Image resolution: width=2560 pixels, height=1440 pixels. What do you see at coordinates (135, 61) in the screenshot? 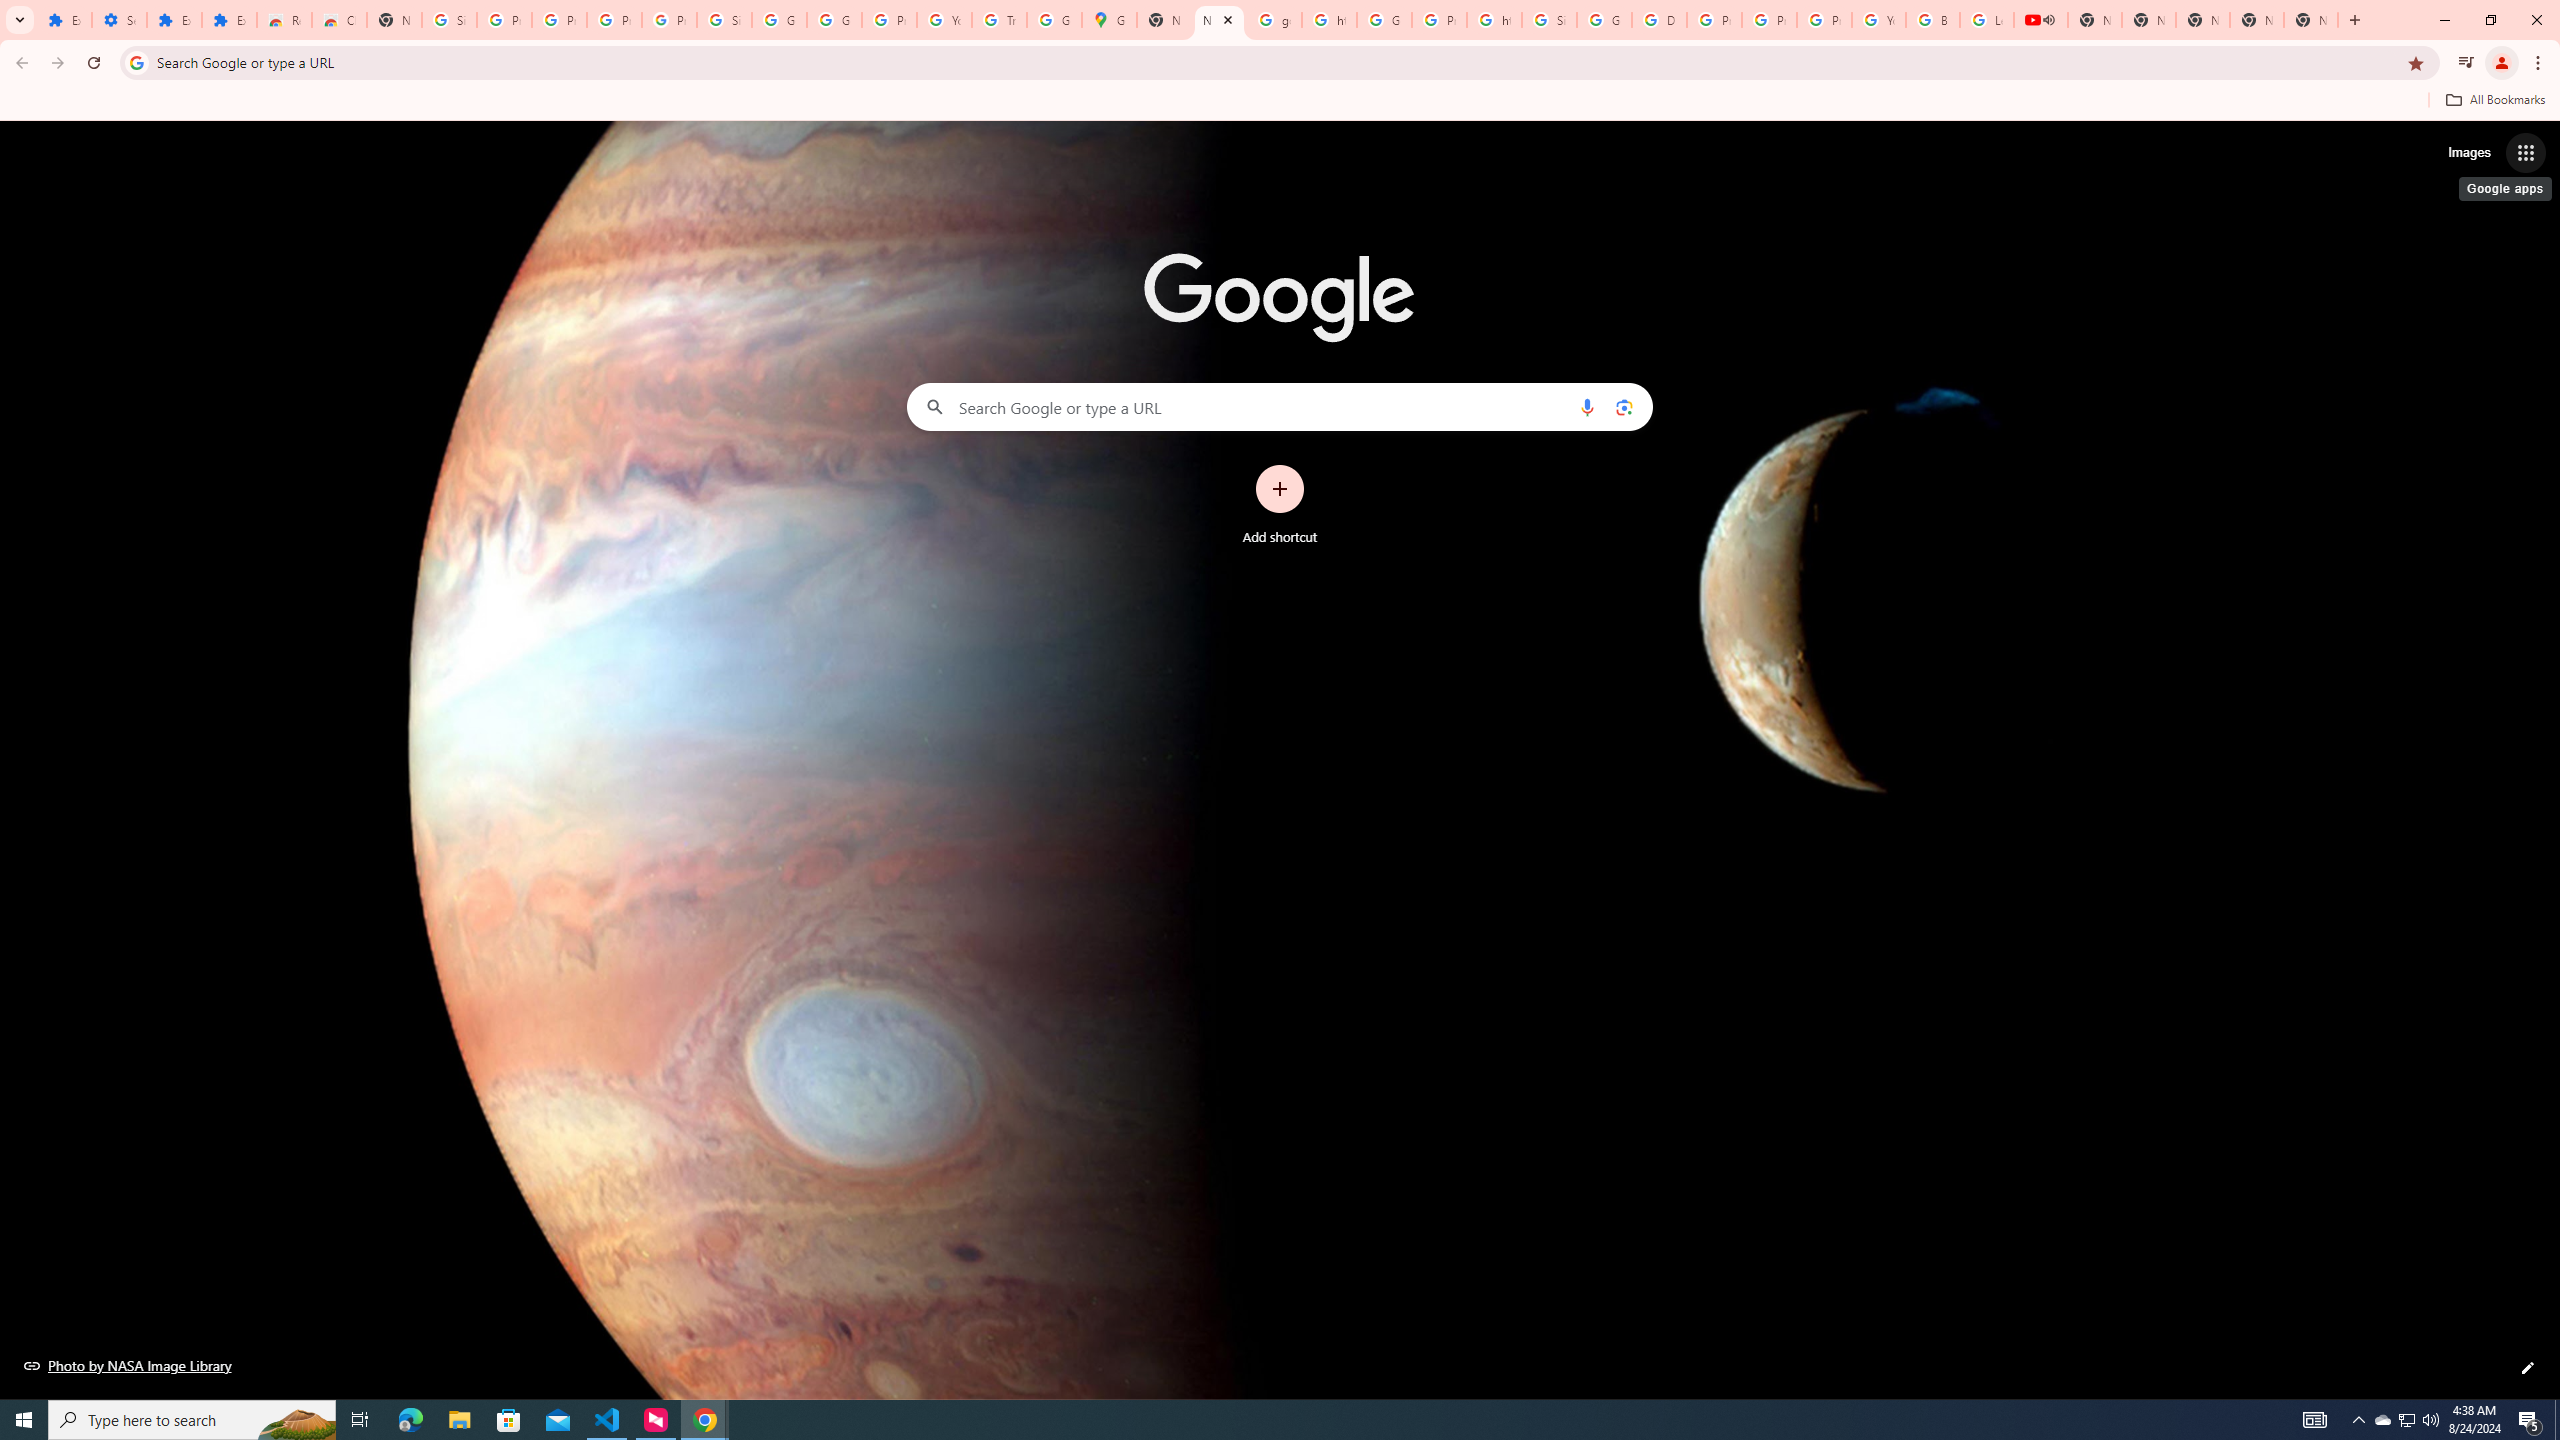
I see `'Search icon'` at bounding box center [135, 61].